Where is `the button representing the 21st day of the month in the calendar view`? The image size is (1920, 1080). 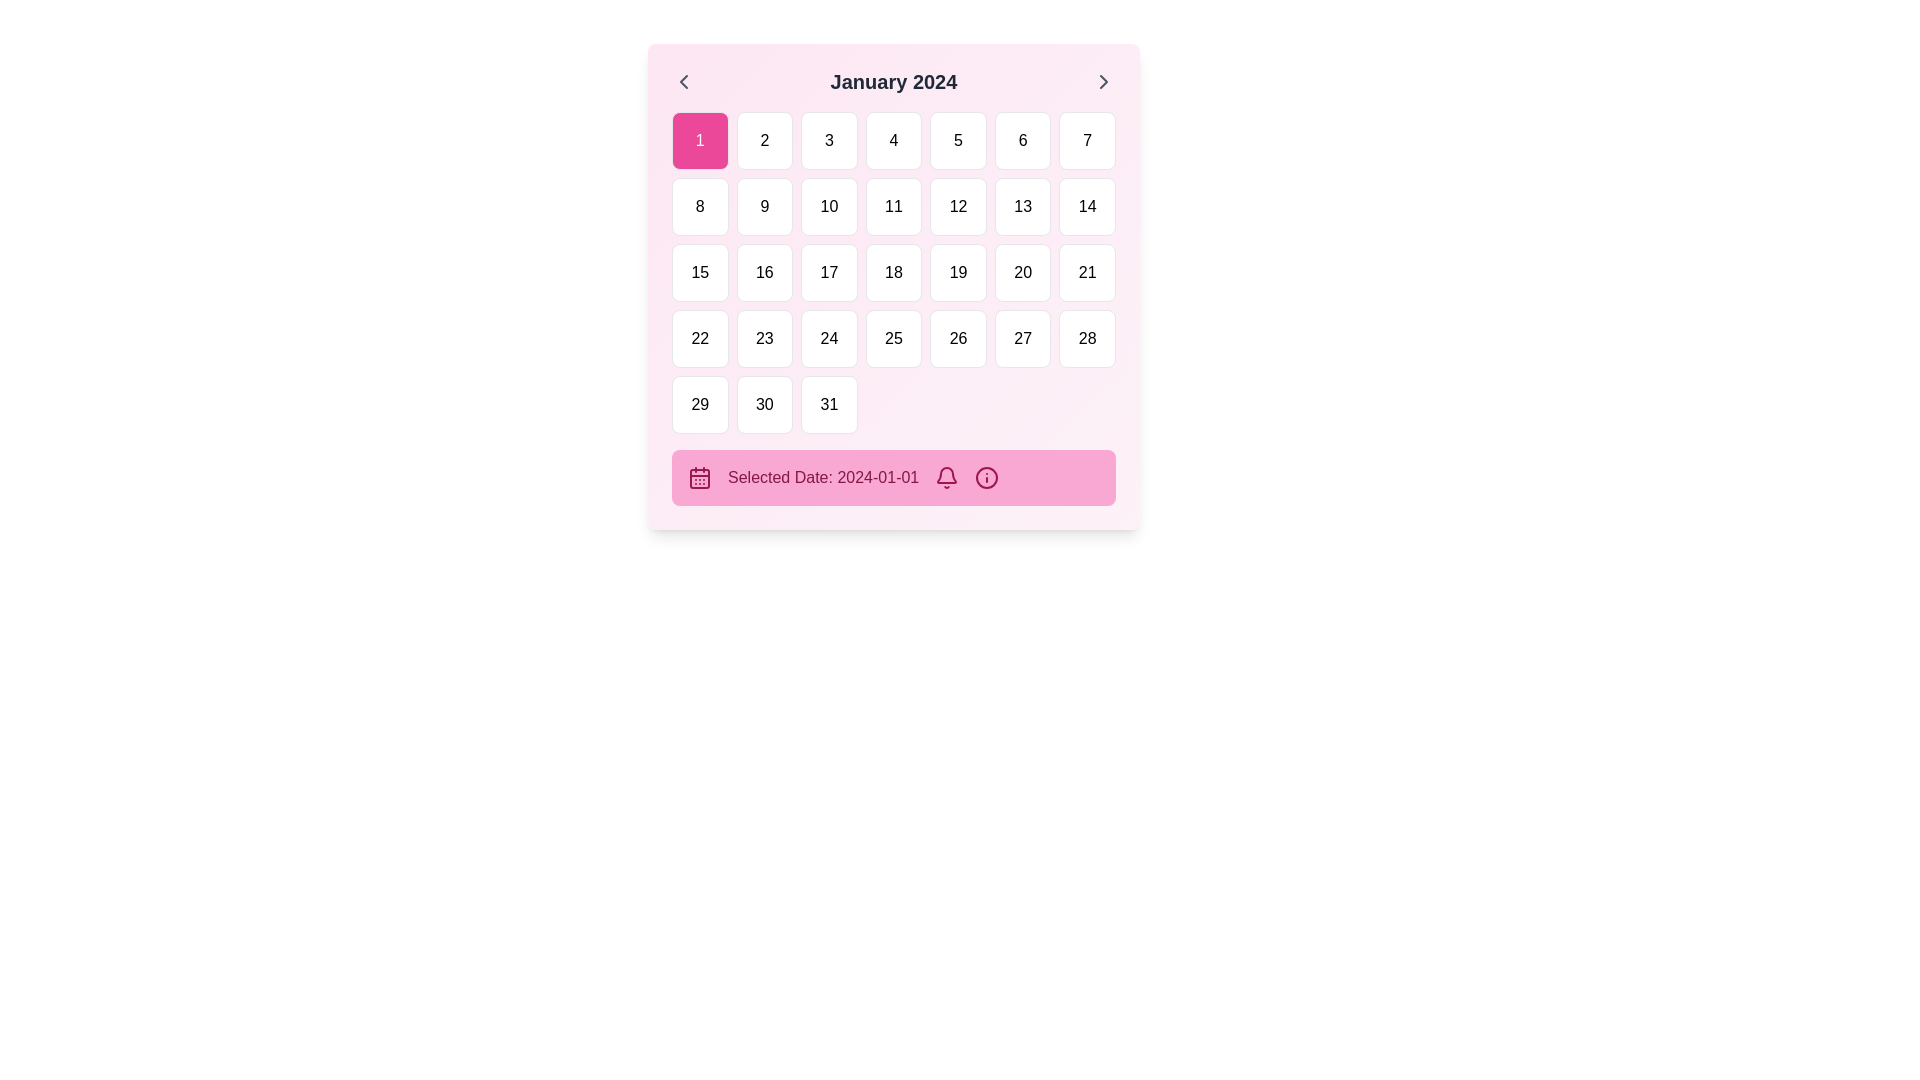 the button representing the 21st day of the month in the calendar view is located at coordinates (1086, 273).